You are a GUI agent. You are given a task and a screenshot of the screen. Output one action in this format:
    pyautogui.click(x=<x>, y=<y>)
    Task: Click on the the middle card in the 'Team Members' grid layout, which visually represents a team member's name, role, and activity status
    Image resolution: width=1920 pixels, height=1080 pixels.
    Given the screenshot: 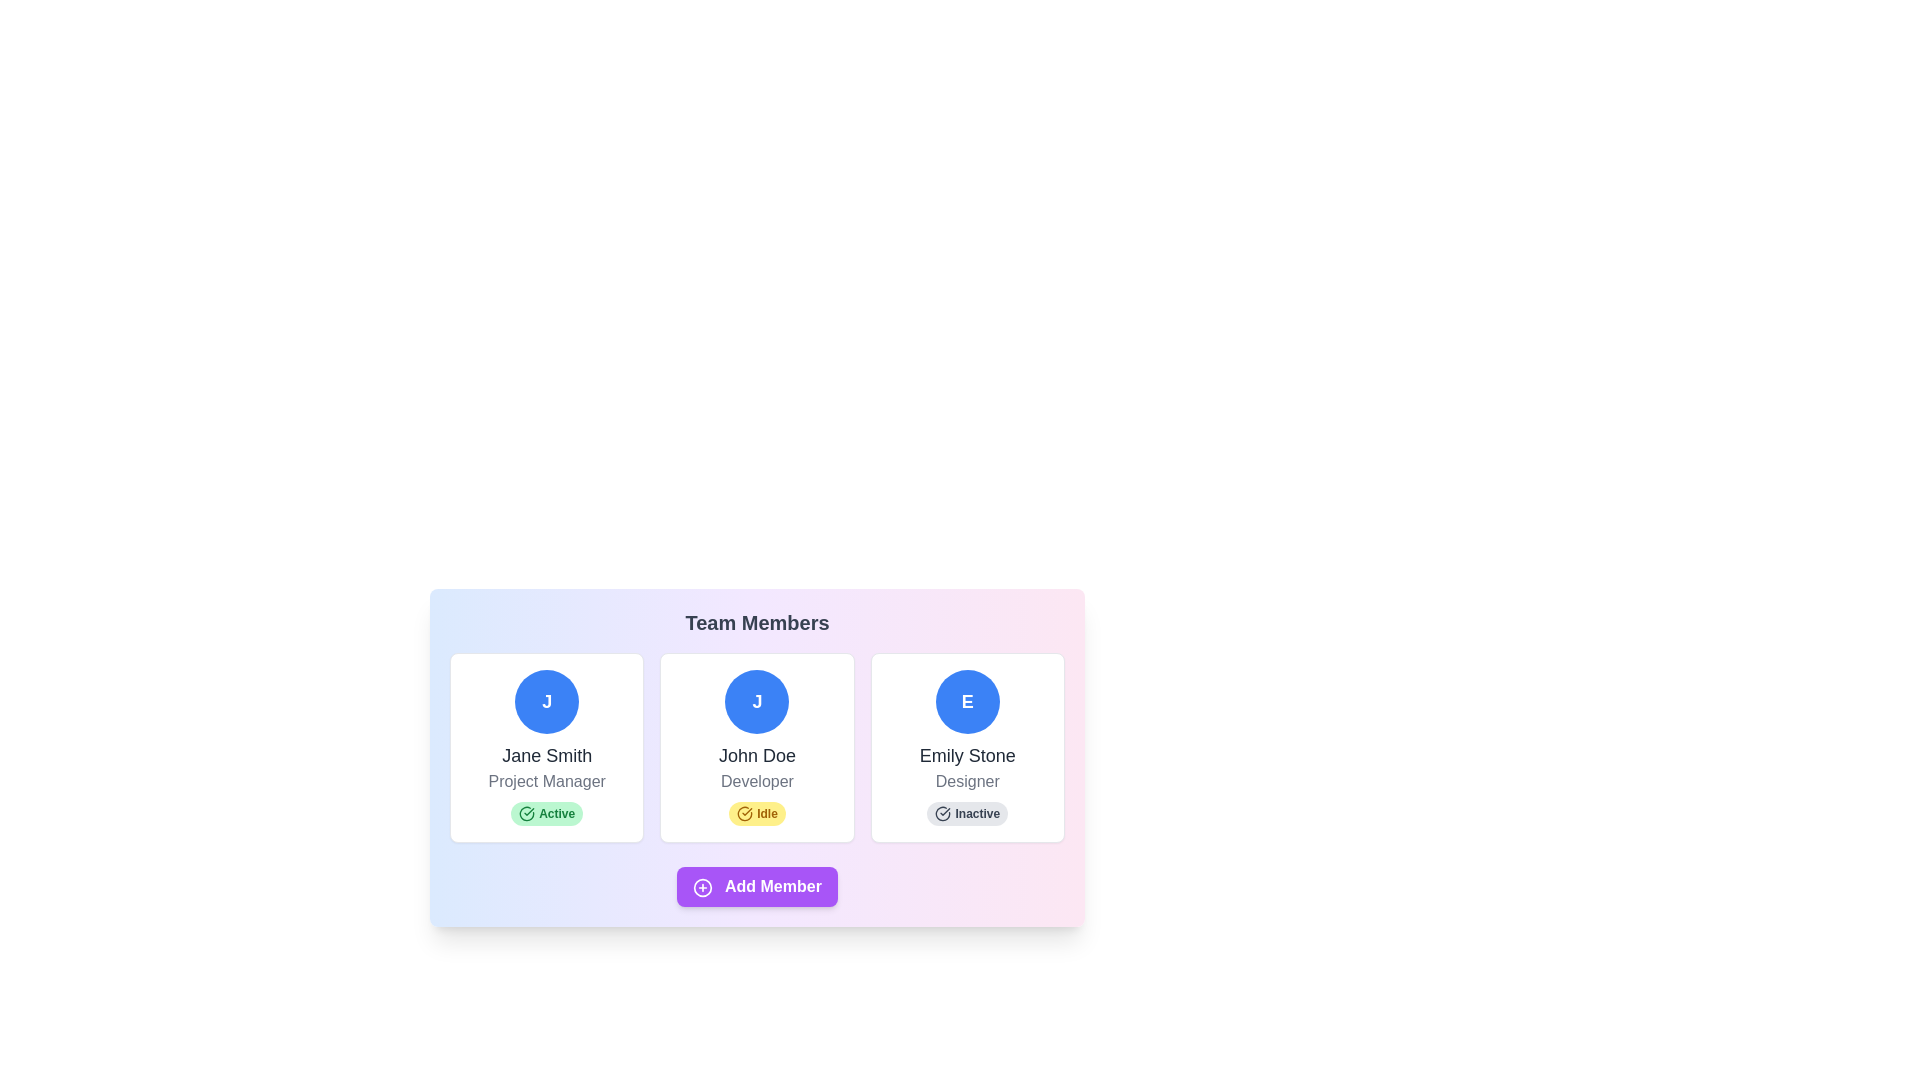 What is the action you would take?
    pyautogui.click(x=756, y=748)
    